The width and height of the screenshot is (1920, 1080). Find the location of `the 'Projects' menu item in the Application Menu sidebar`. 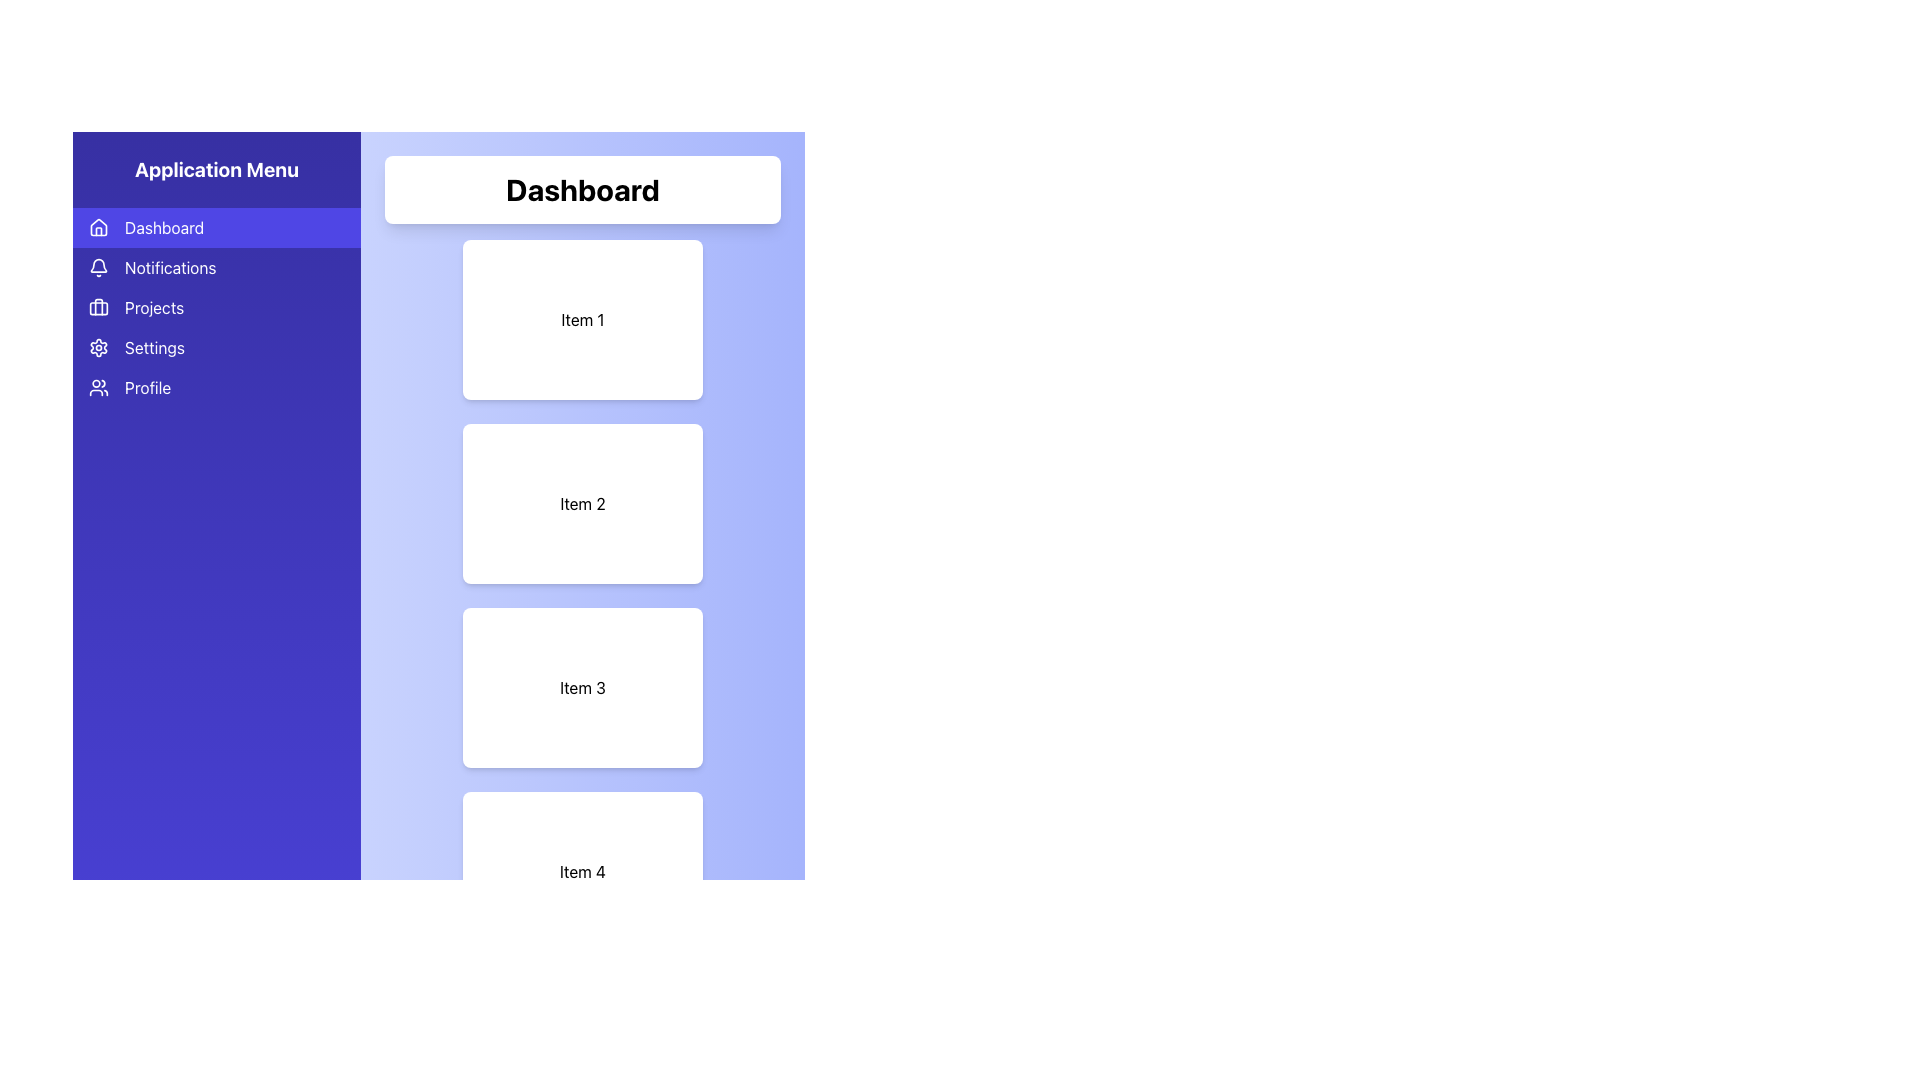

the 'Projects' menu item in the Application Menu sidebar is located at coordinates (216, 308).